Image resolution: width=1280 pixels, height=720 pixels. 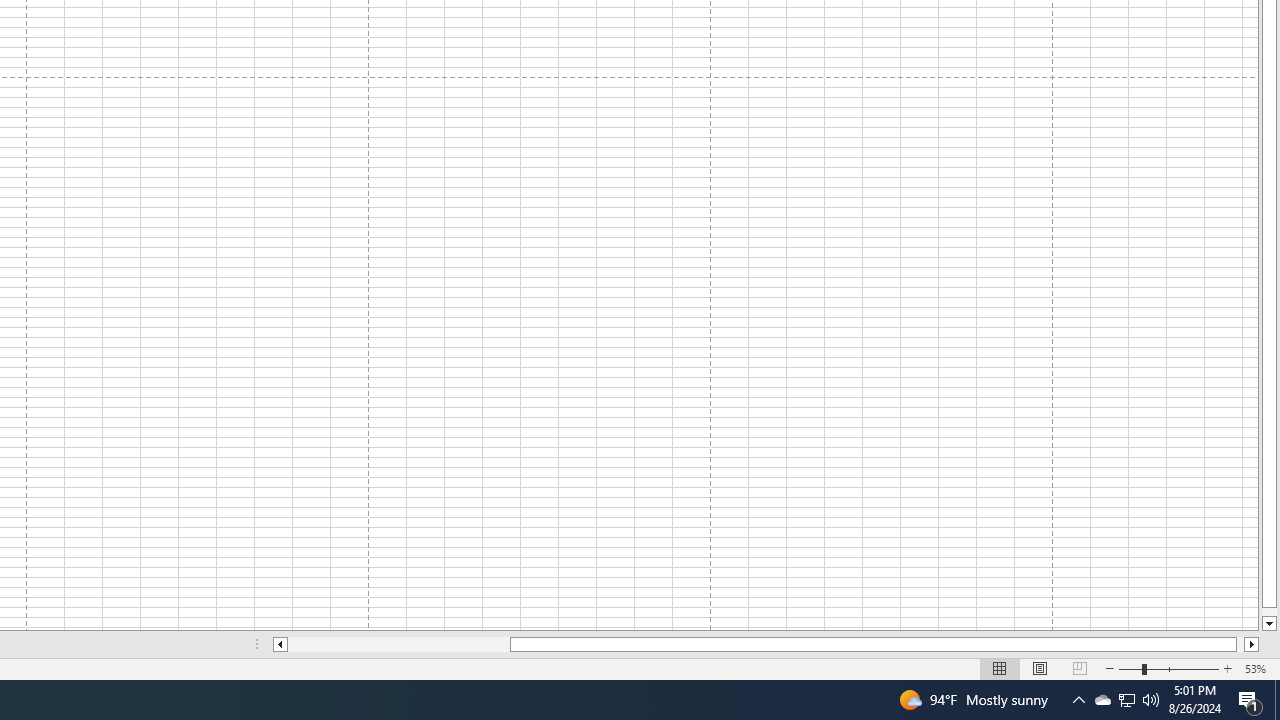 What do you see at coordinates (1078, 669) in the screenshot?
I see `'Page Break Preview'` at bounding box center [1078, 669].